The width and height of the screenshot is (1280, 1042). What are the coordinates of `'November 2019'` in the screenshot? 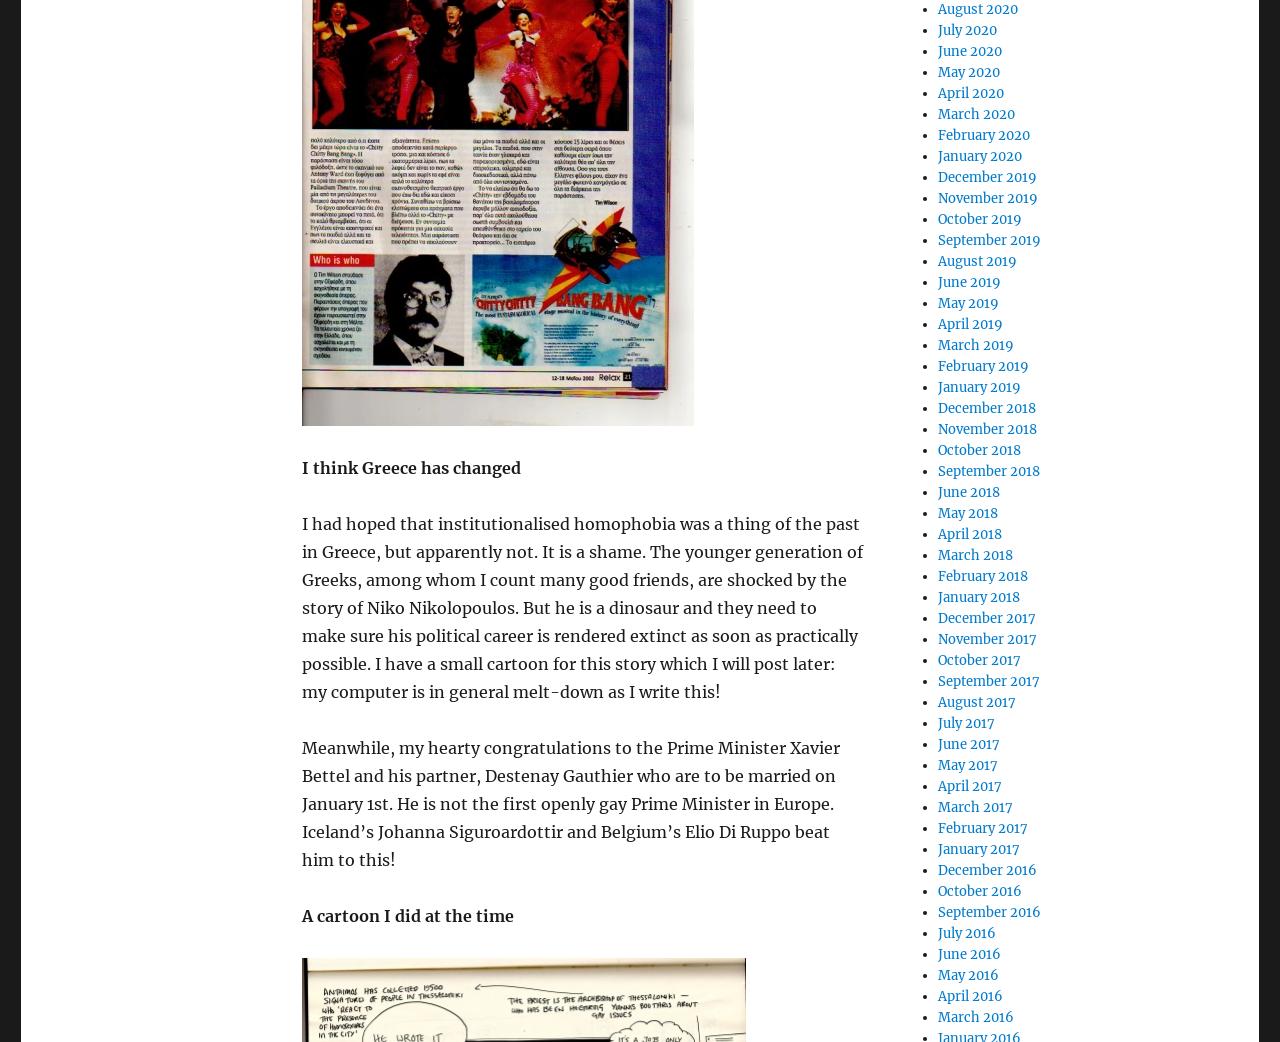 It's located at (935, 197).